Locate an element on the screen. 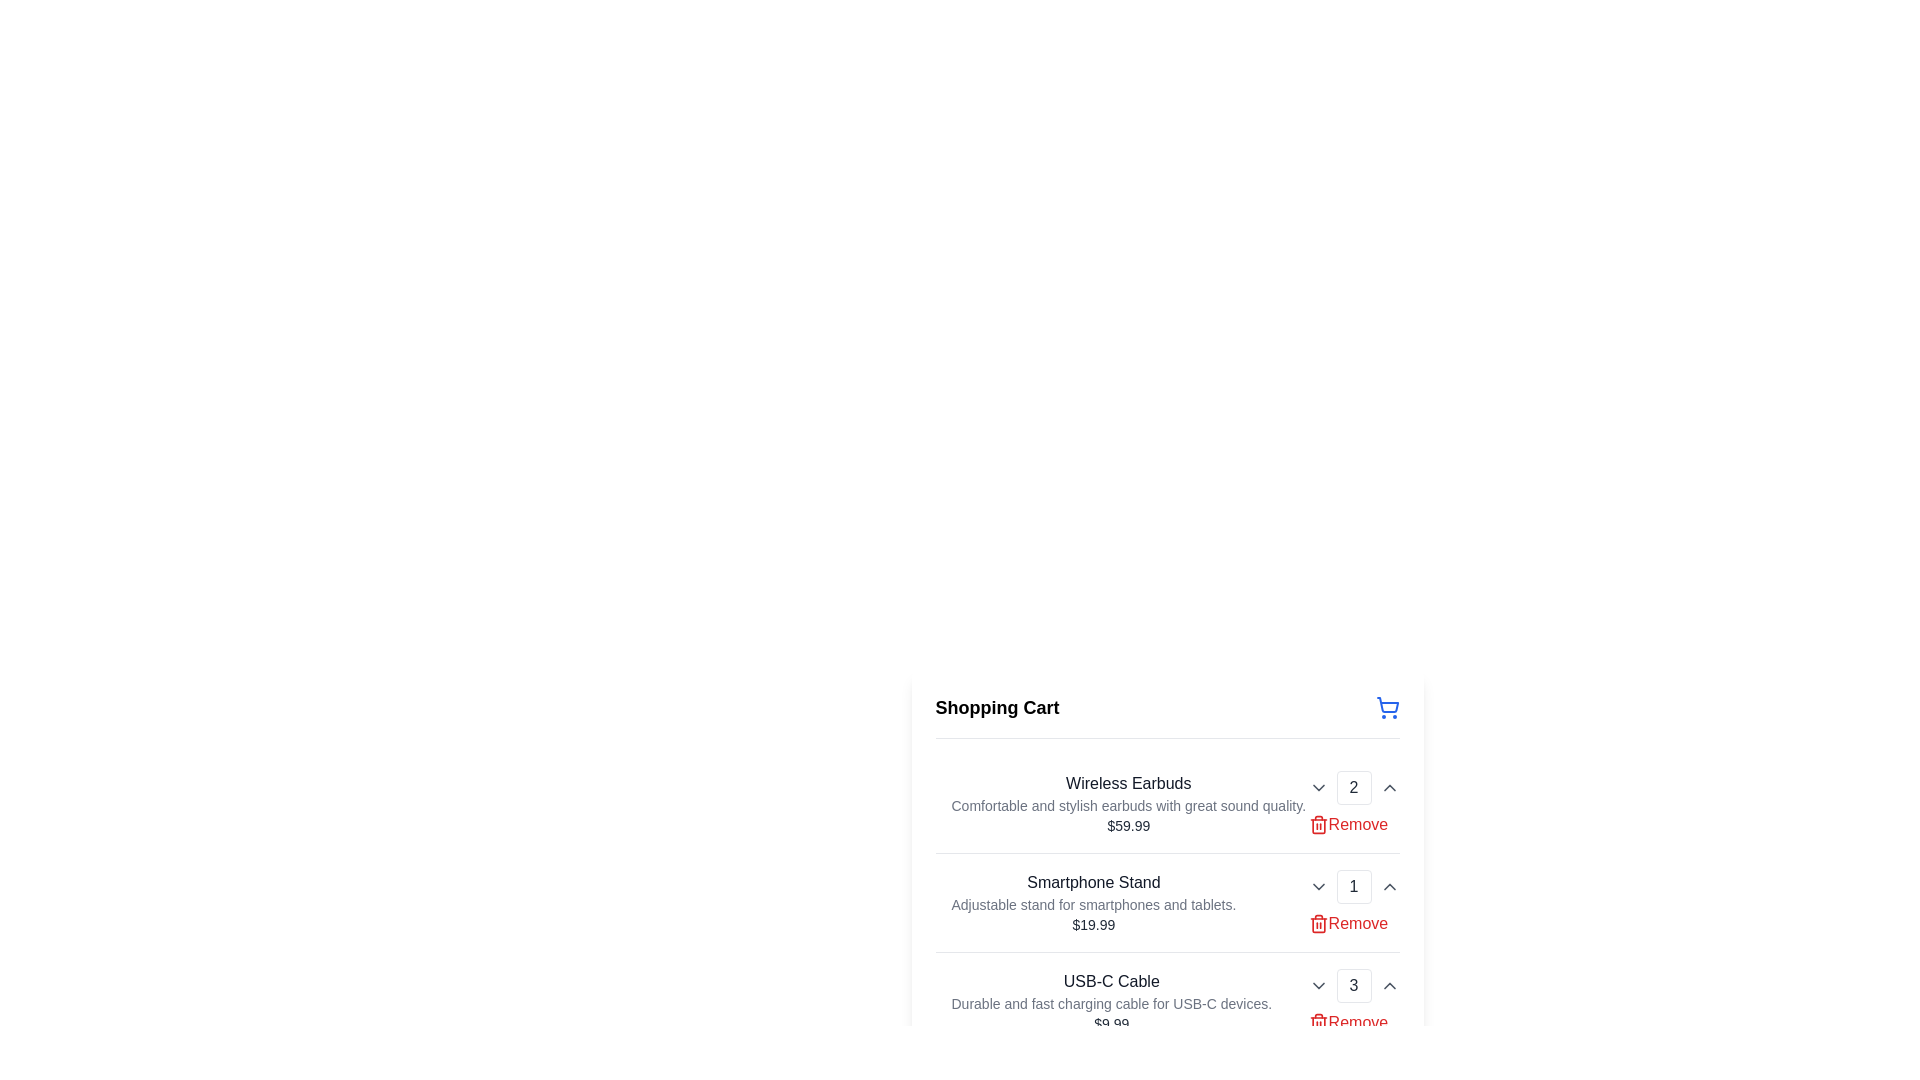 Image resolution: width=1920 pixels, height=1080 pixels. the 'Shopping Cart' text header, which is a bold, large-sized text in a sans-serif font located at the top-left corner of the cart section is located at coordinates (997, 707).